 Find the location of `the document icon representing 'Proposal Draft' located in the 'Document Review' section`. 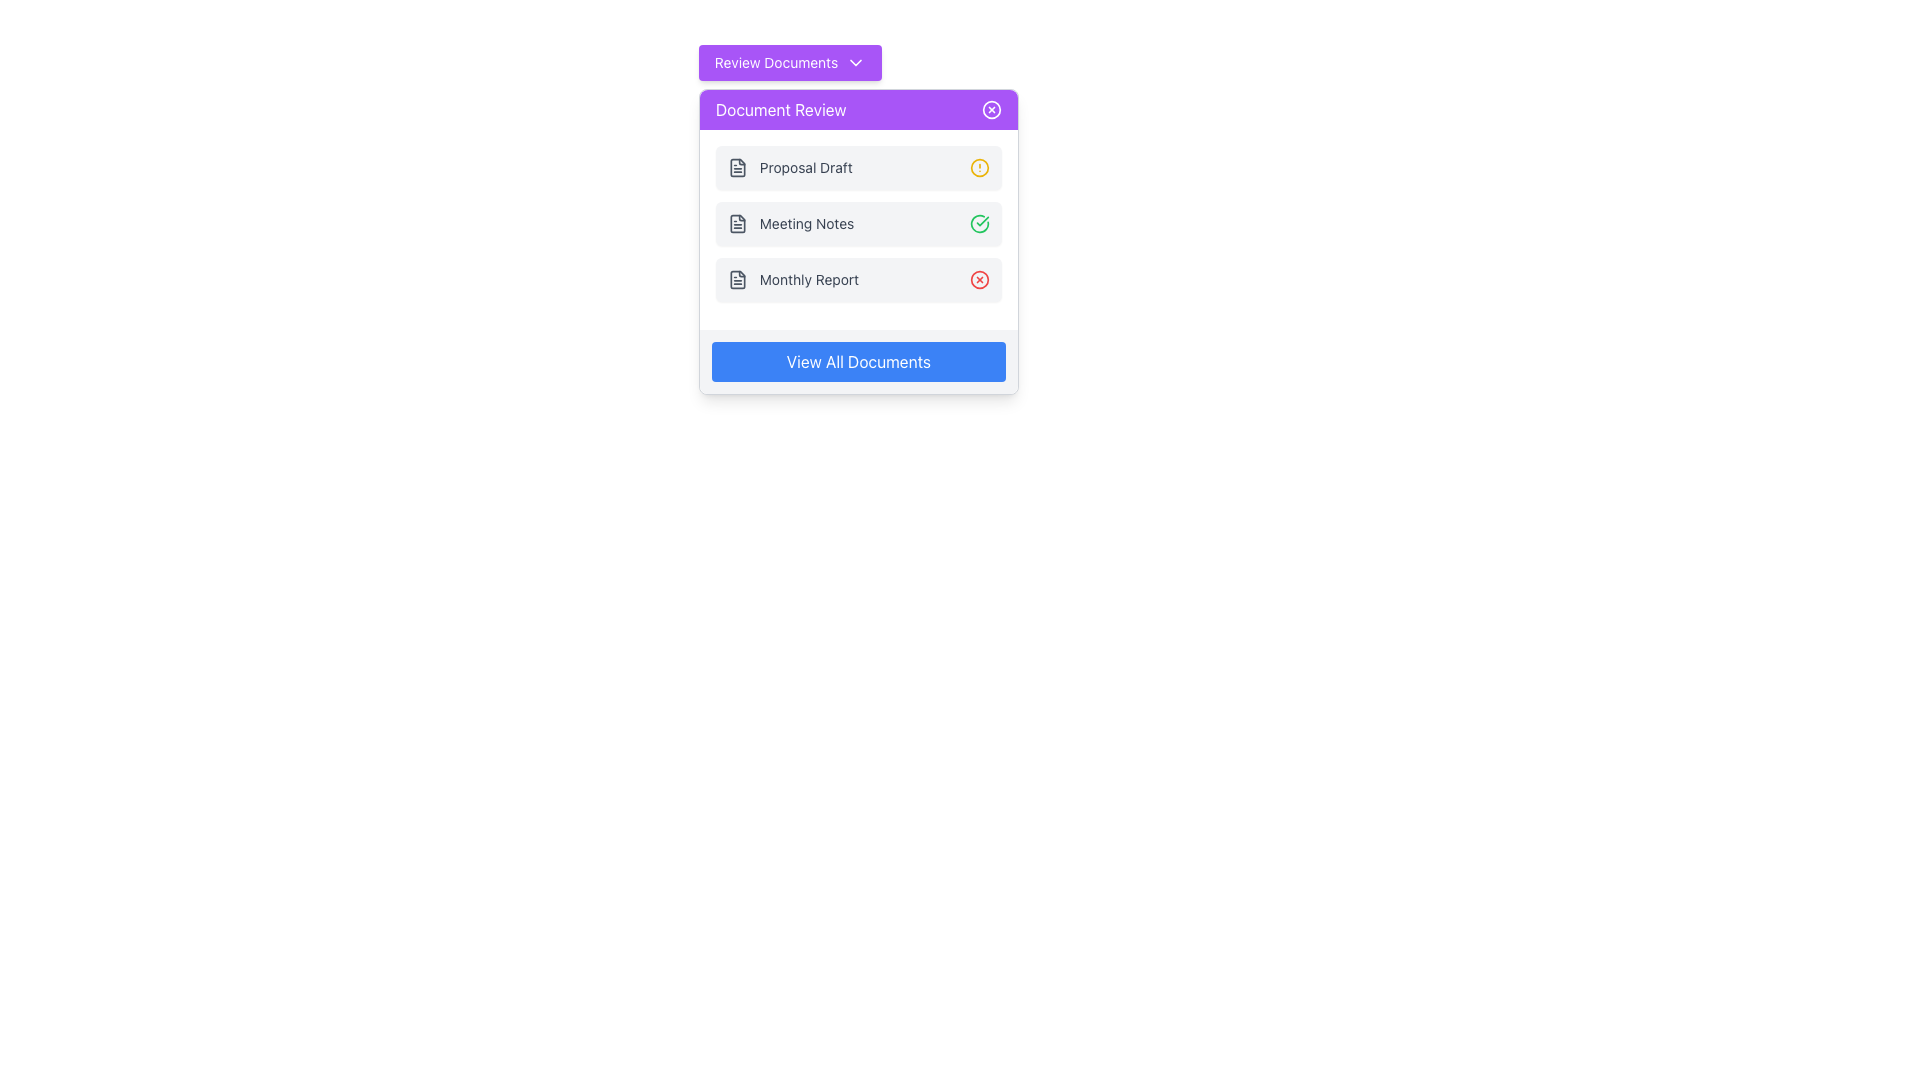

the document icon representing 'Proposal Draft' located in the 'Document Review' section is located at coordinates (736, 167).